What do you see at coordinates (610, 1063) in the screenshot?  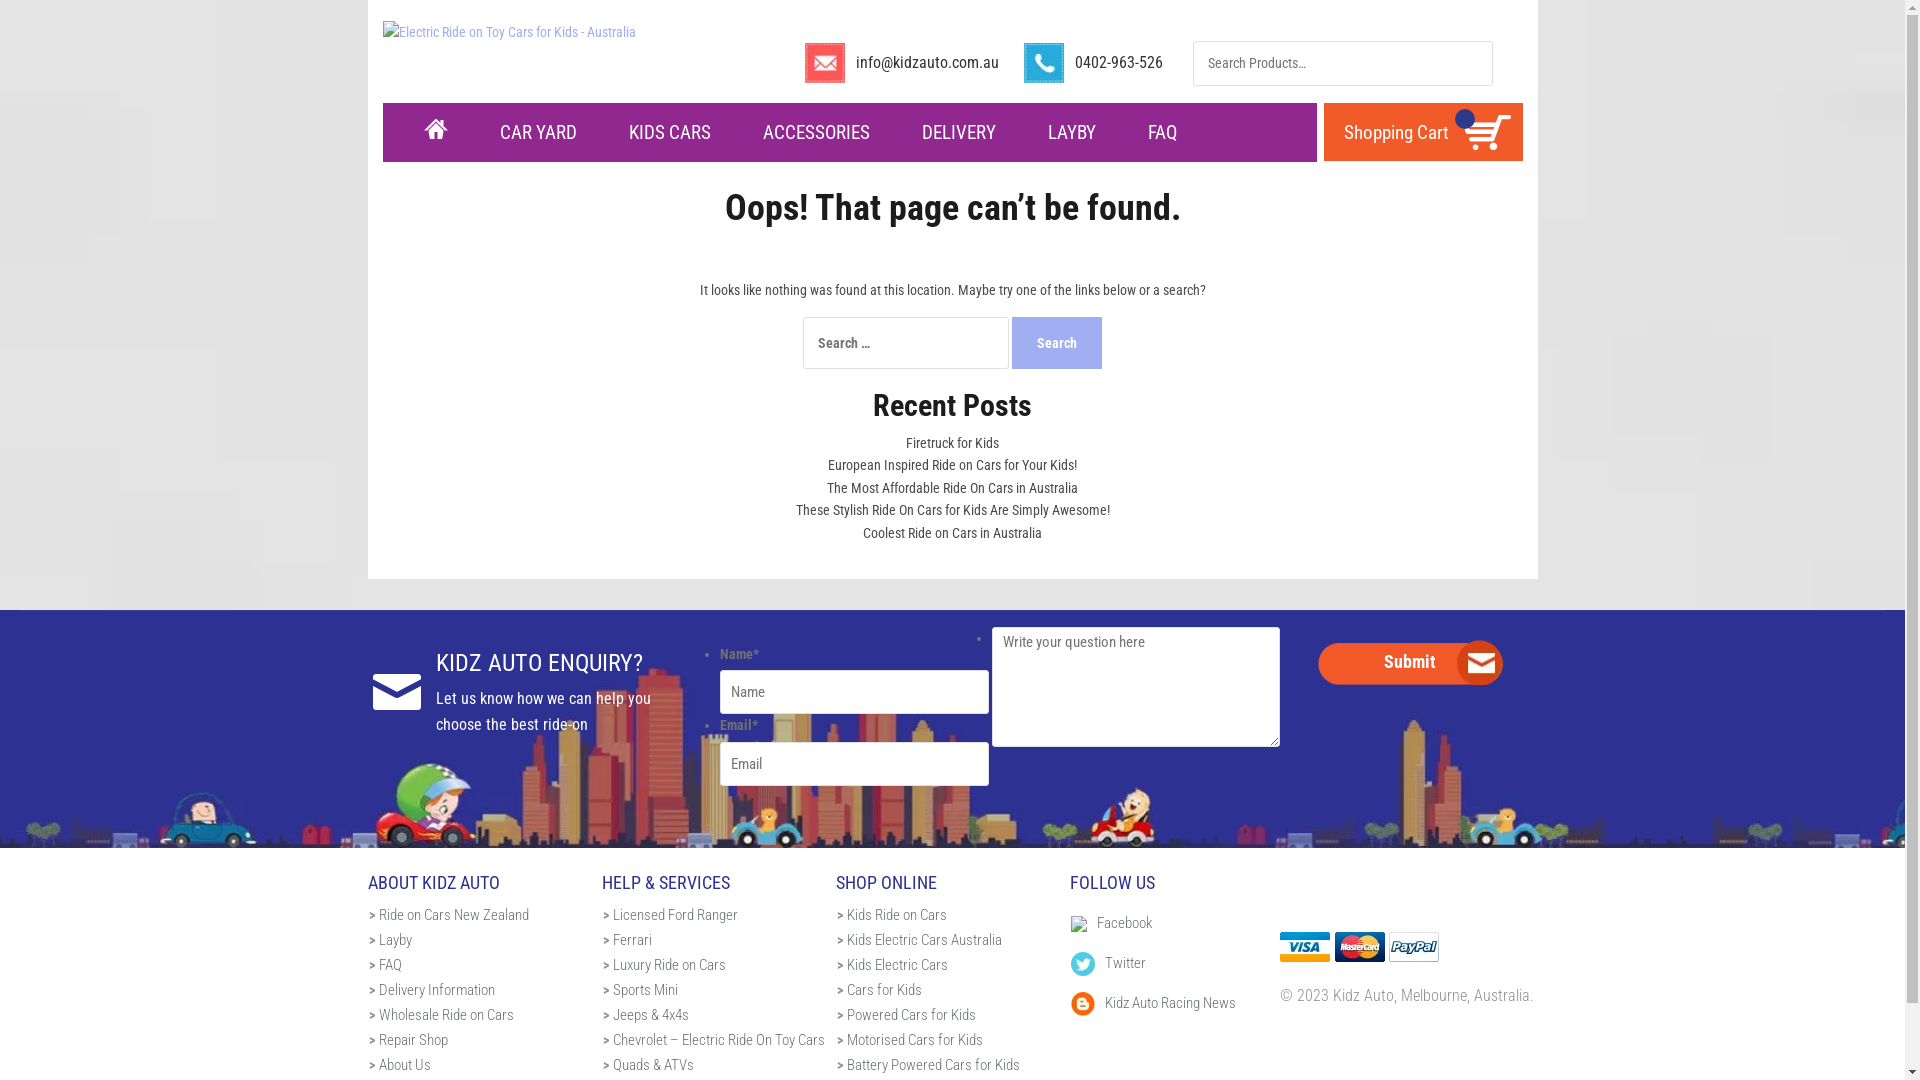 I see `'Quads & ATVs'` at bounding box center [610, 1063].